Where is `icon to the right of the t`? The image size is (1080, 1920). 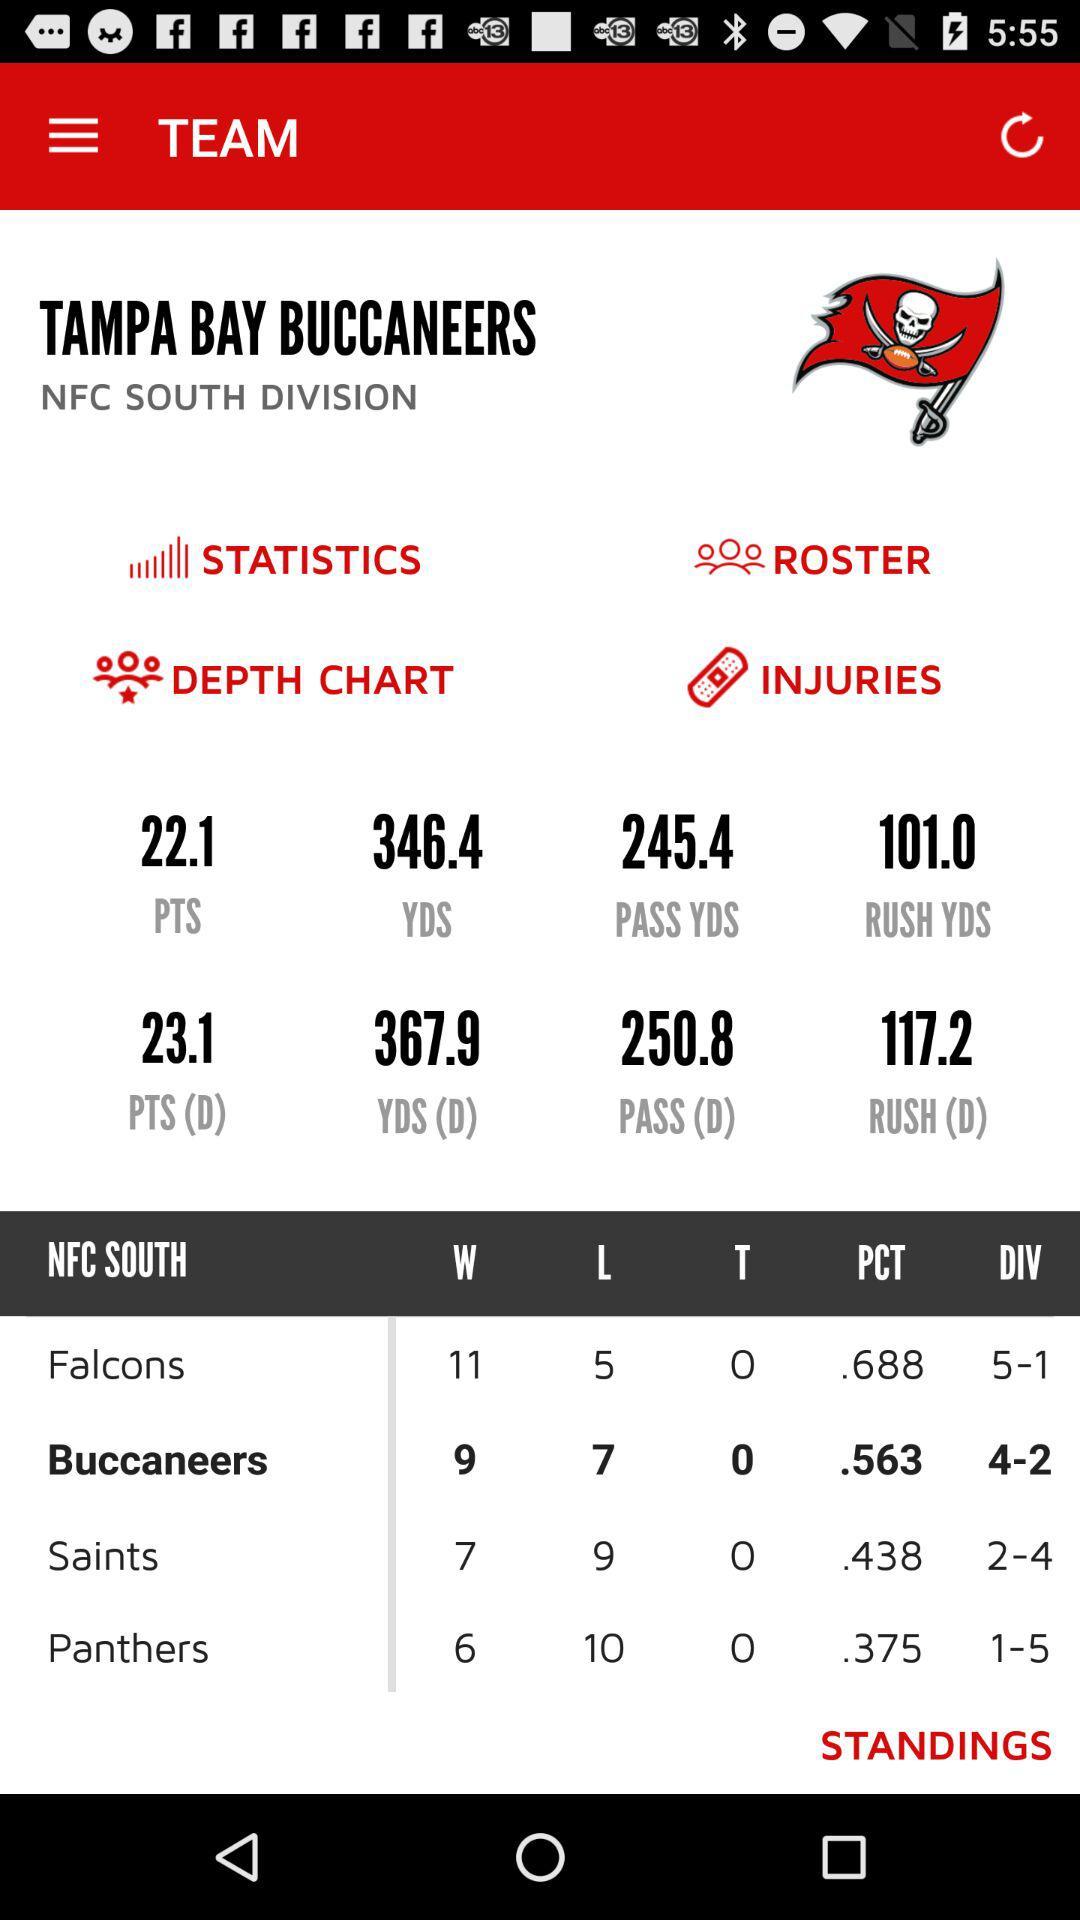 icon to the right of the t is located at coordinates (880, 1262).